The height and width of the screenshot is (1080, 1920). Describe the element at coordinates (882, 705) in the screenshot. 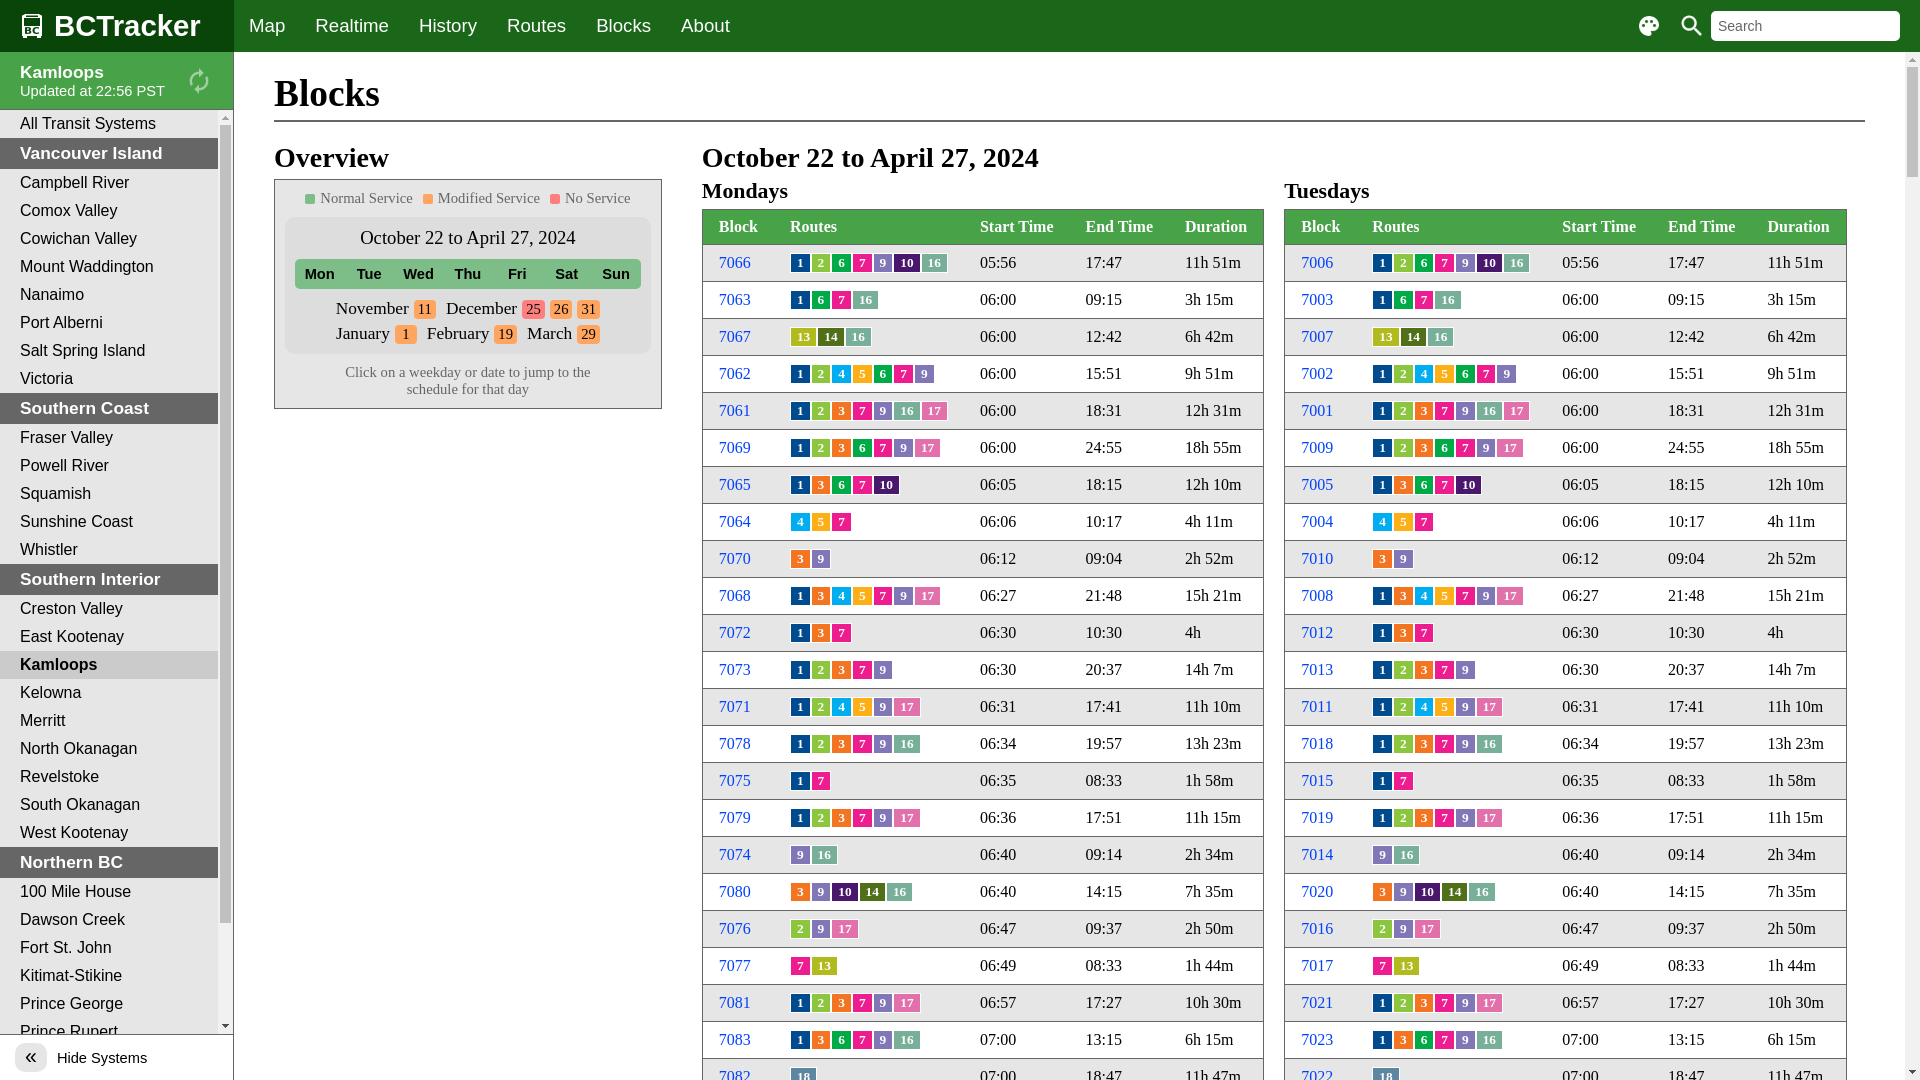

I see `'9'` at that location.